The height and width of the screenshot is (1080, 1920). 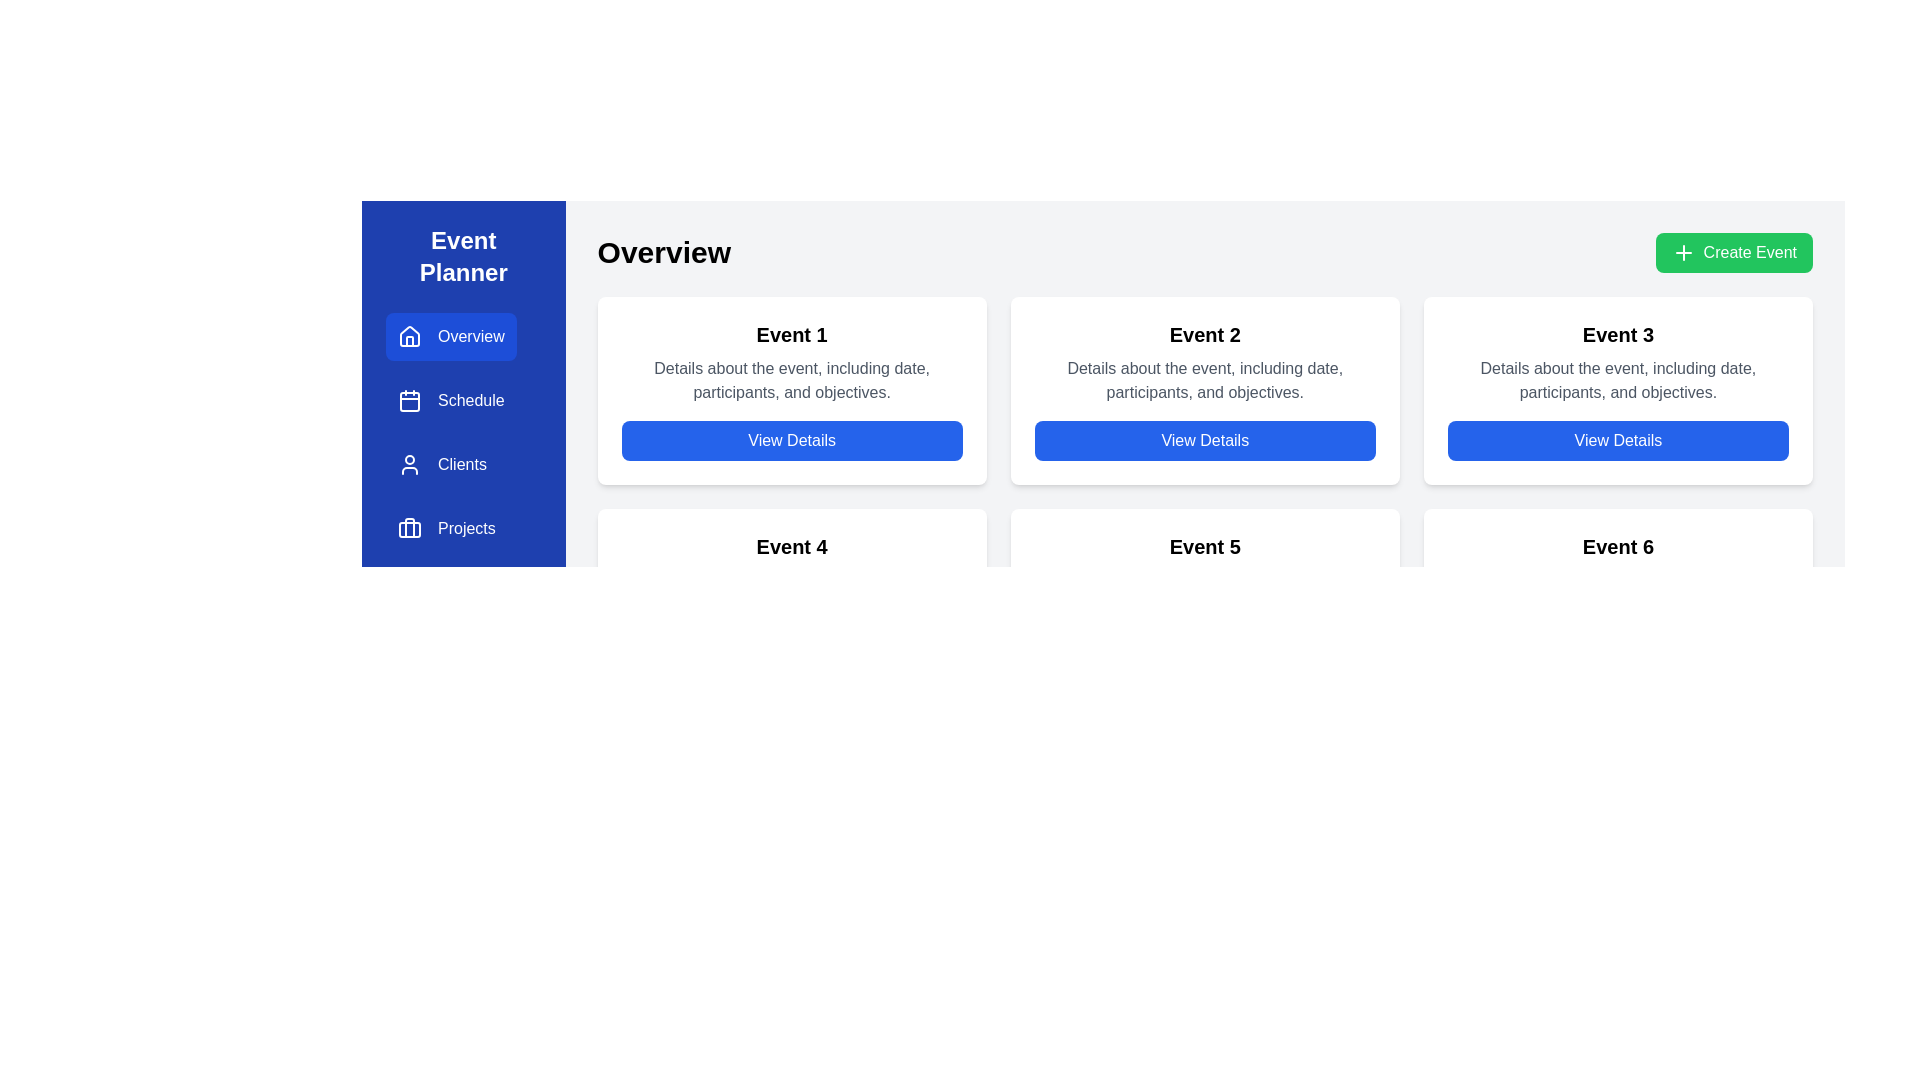 I want to click on the bold, white text label reading 'Event Planner' that is placed on a blue rectangular background at the top of the sidebar menu, so click(x=462, y=256).